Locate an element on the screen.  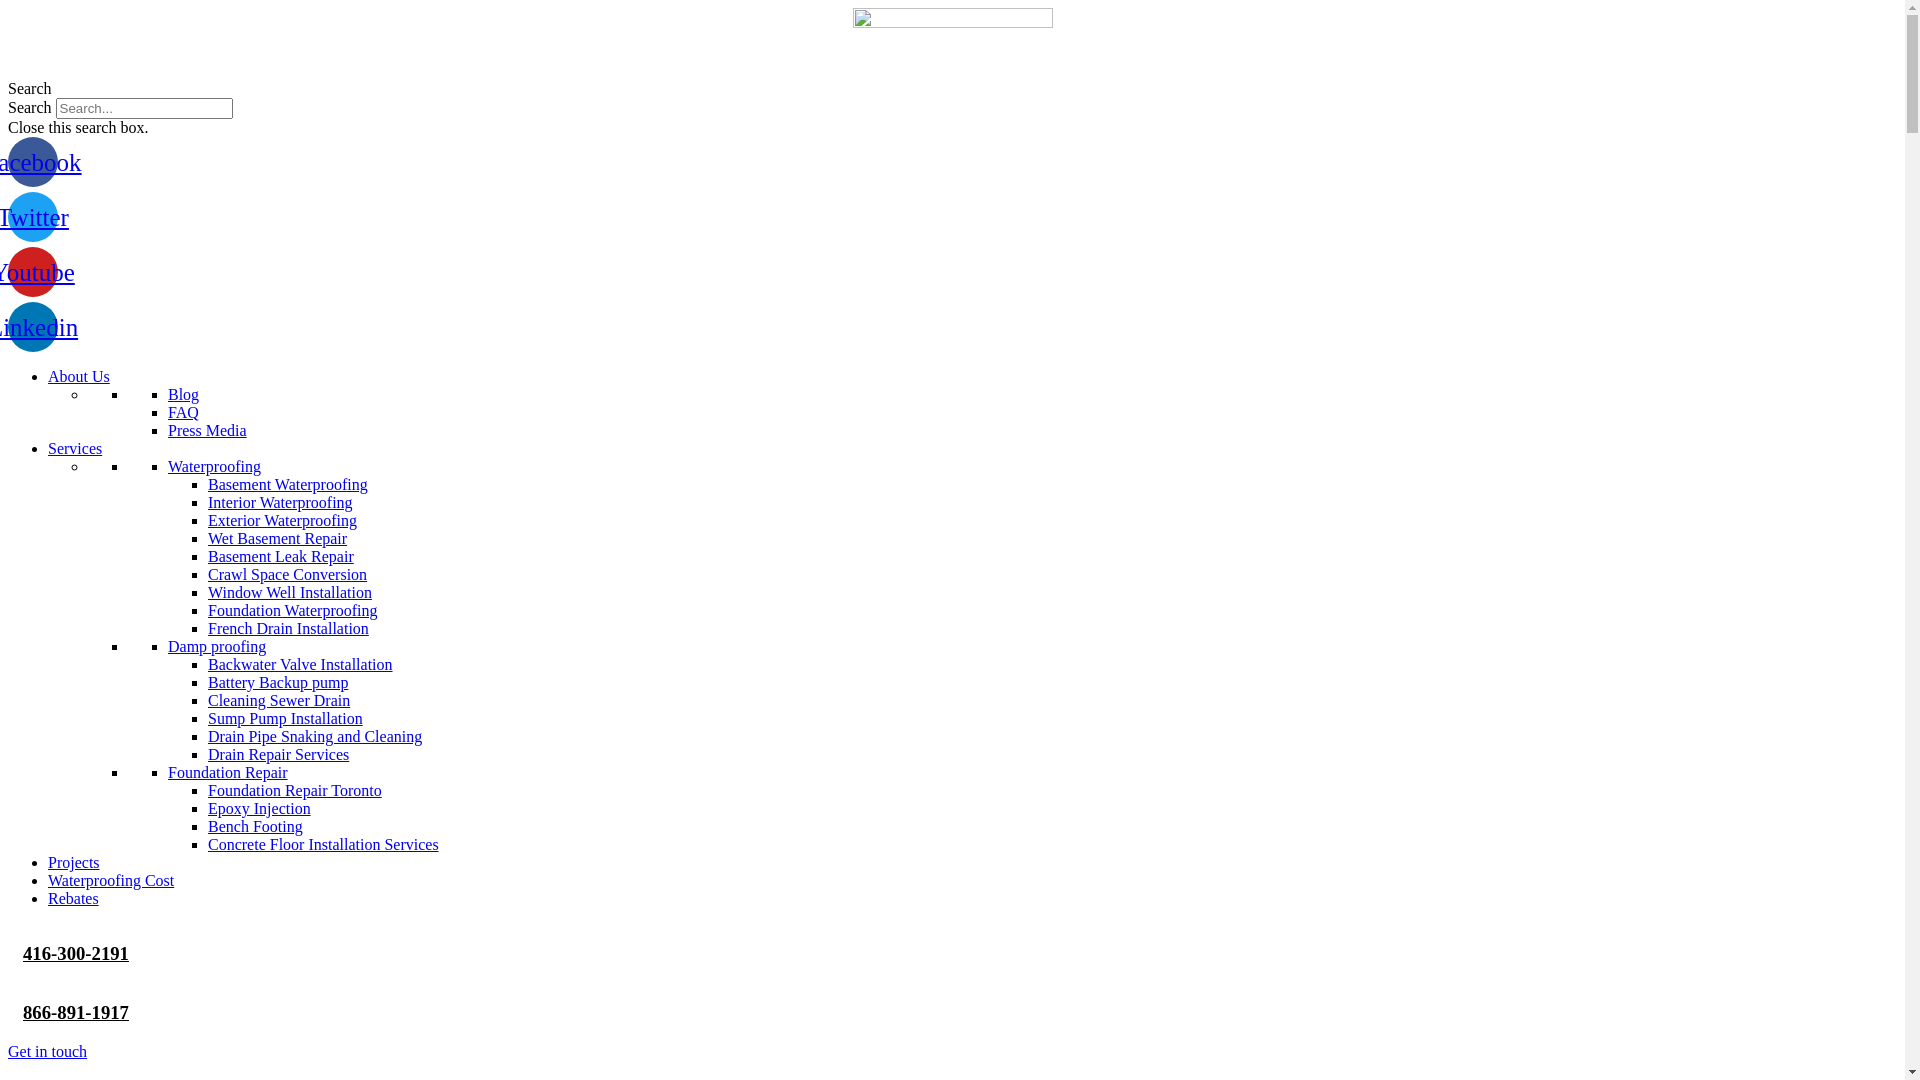
'Battery Backup pump' is located at coordinates (277, 681).